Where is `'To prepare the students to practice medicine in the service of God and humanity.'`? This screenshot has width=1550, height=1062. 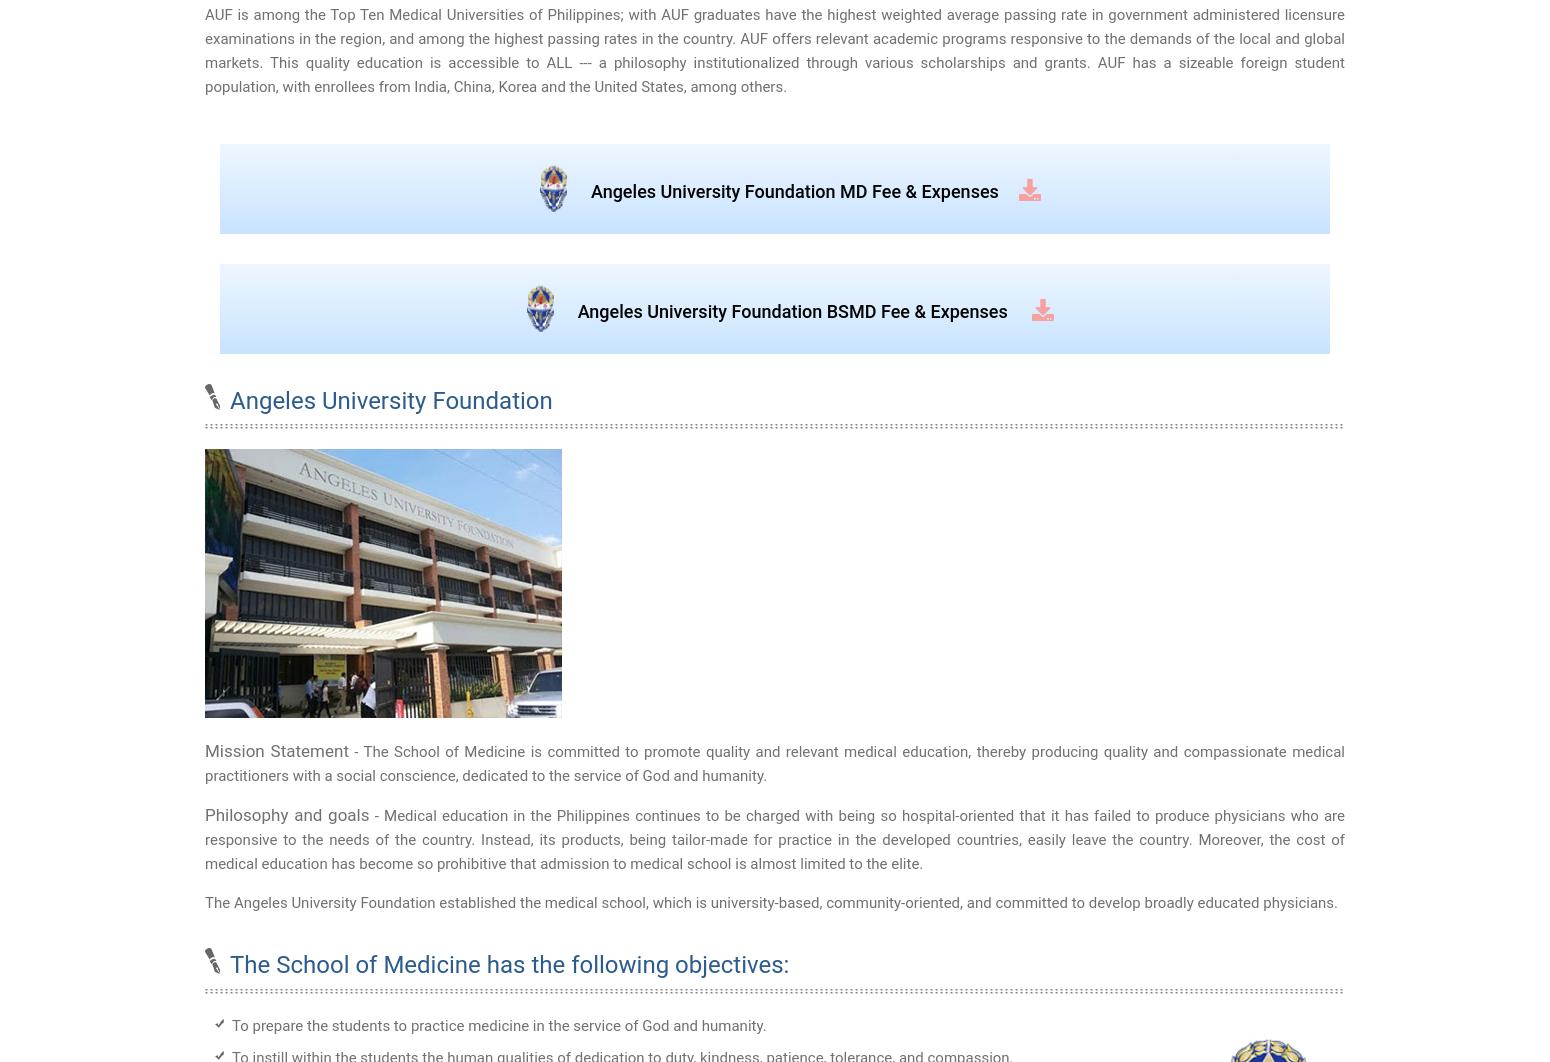 'To prepare the students to practice medicine in the service of God and humanity.' is located at coordinates (497, 1024).